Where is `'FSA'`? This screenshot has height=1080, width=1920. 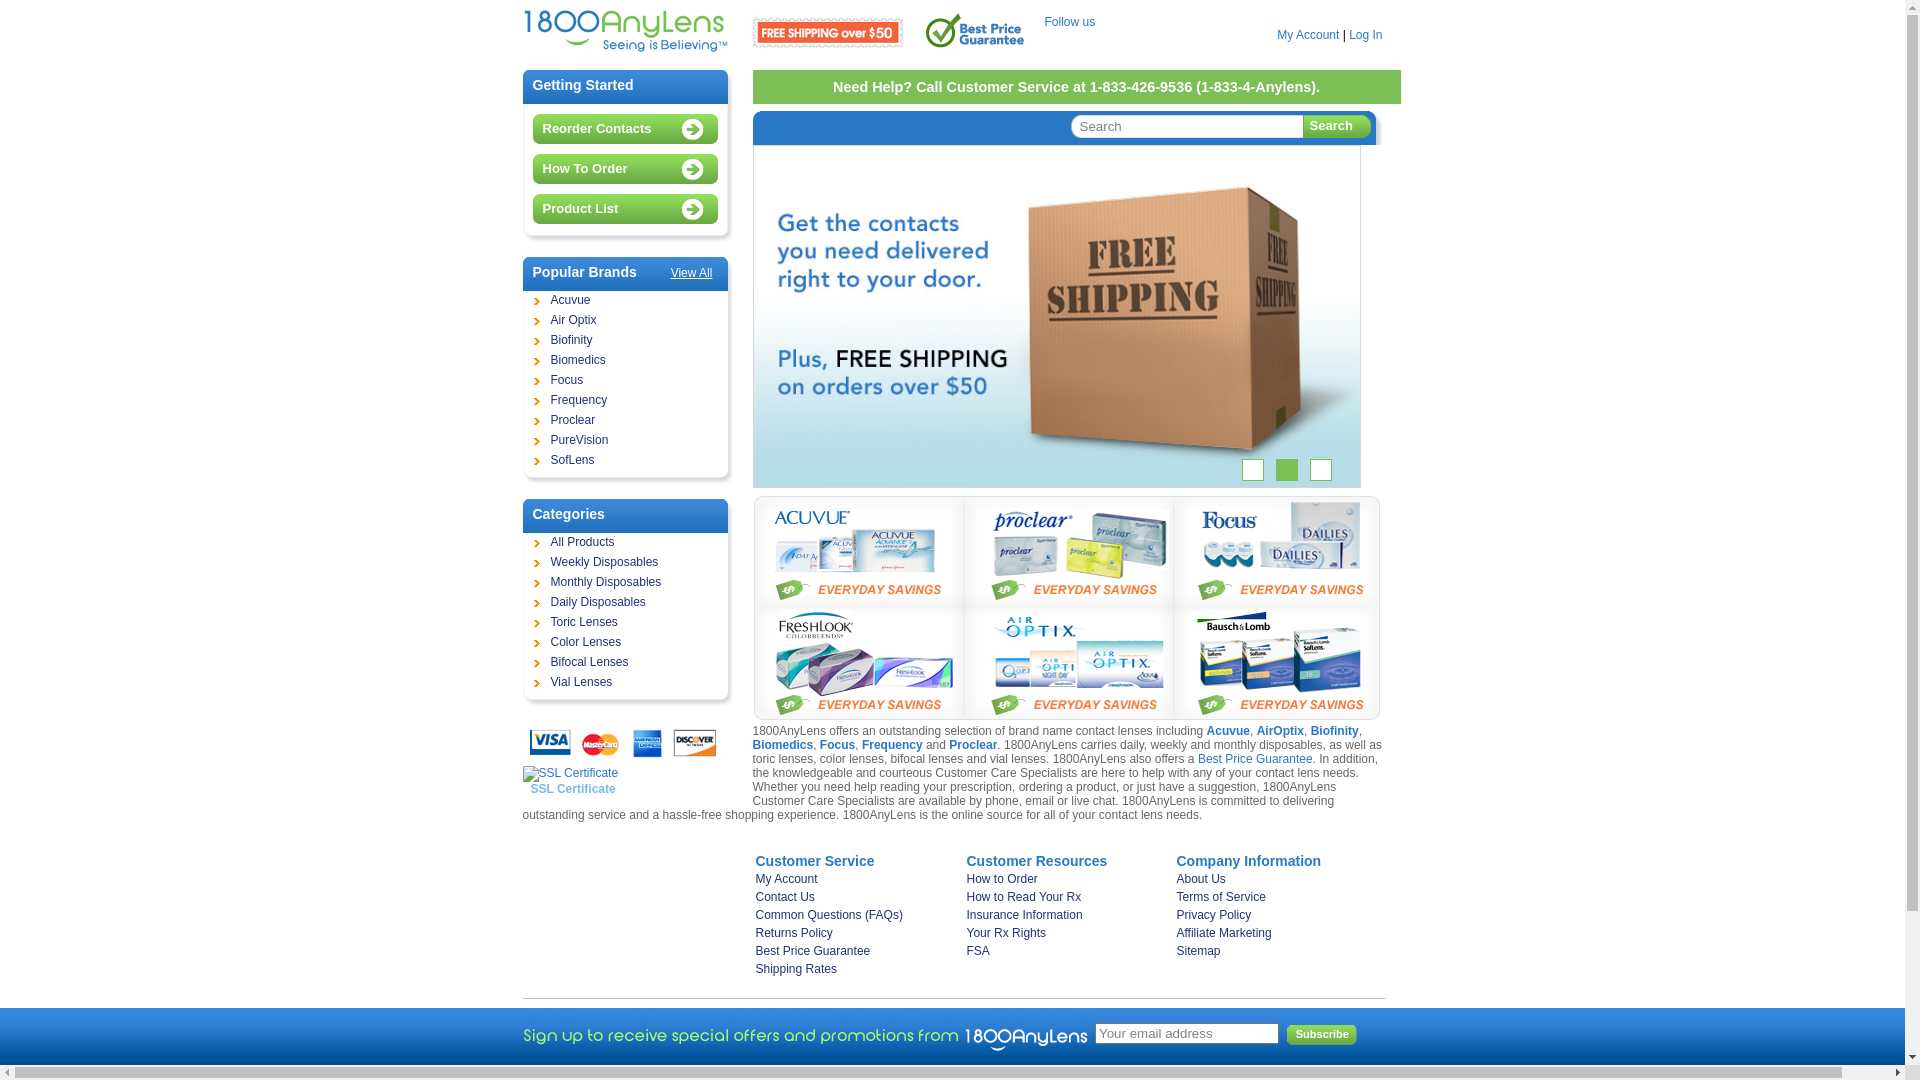 'FSA' is located at coordinates (1064, 950).